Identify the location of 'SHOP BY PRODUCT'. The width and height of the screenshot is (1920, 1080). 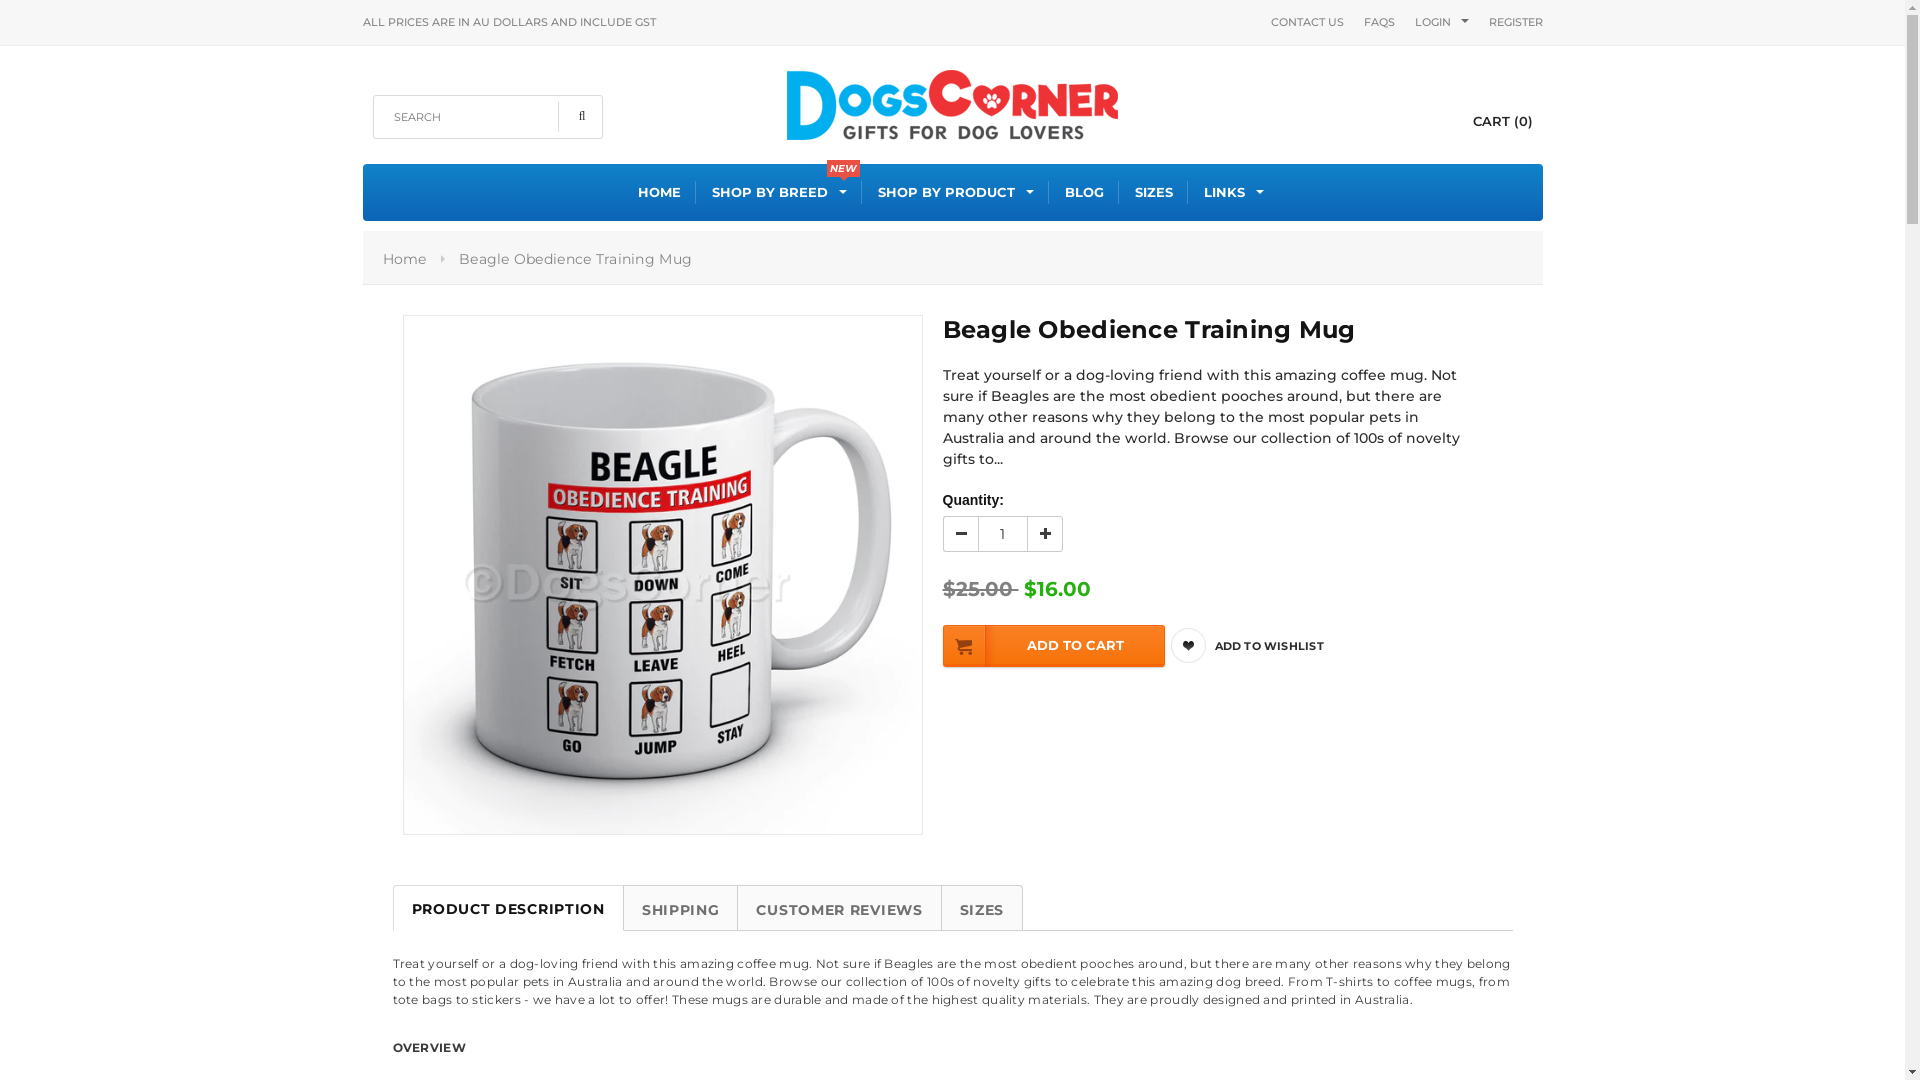
(878, 192).